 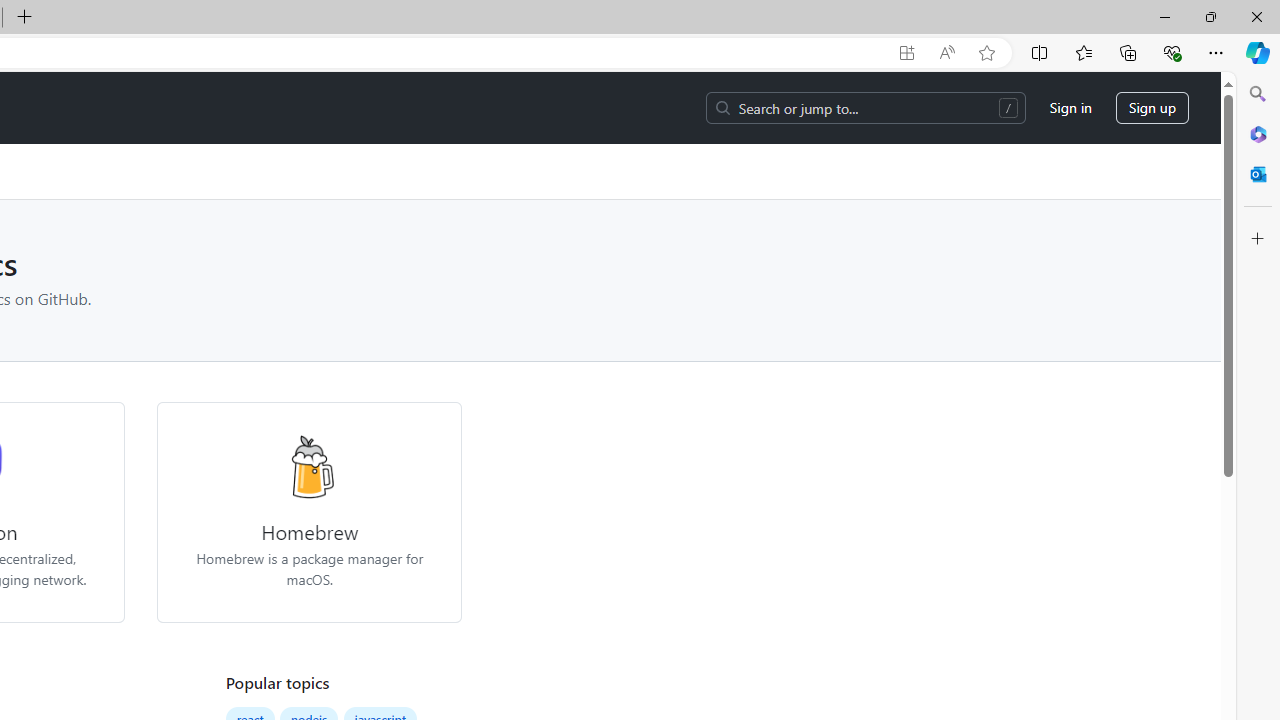 I want to click on 'App available. Install GitHub', so click(x=905, y=52).